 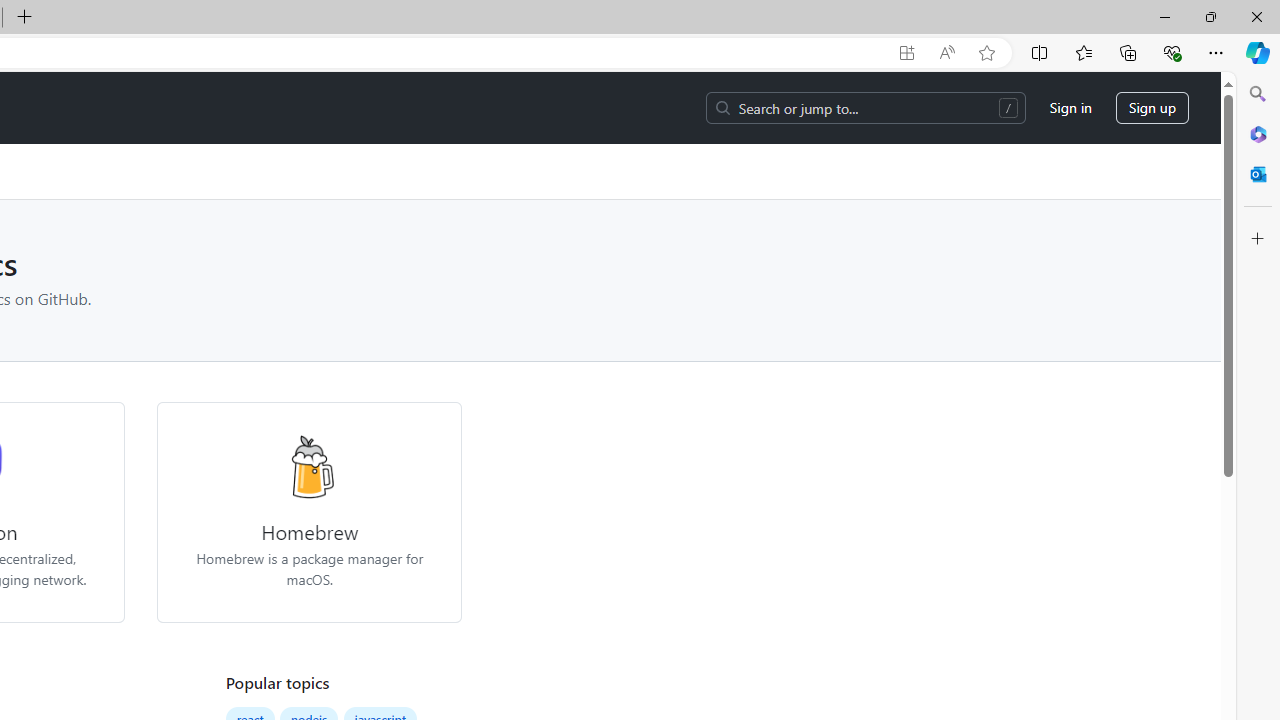 I want to click on 'App available. Install GitHub', so click(x=905, y=52).